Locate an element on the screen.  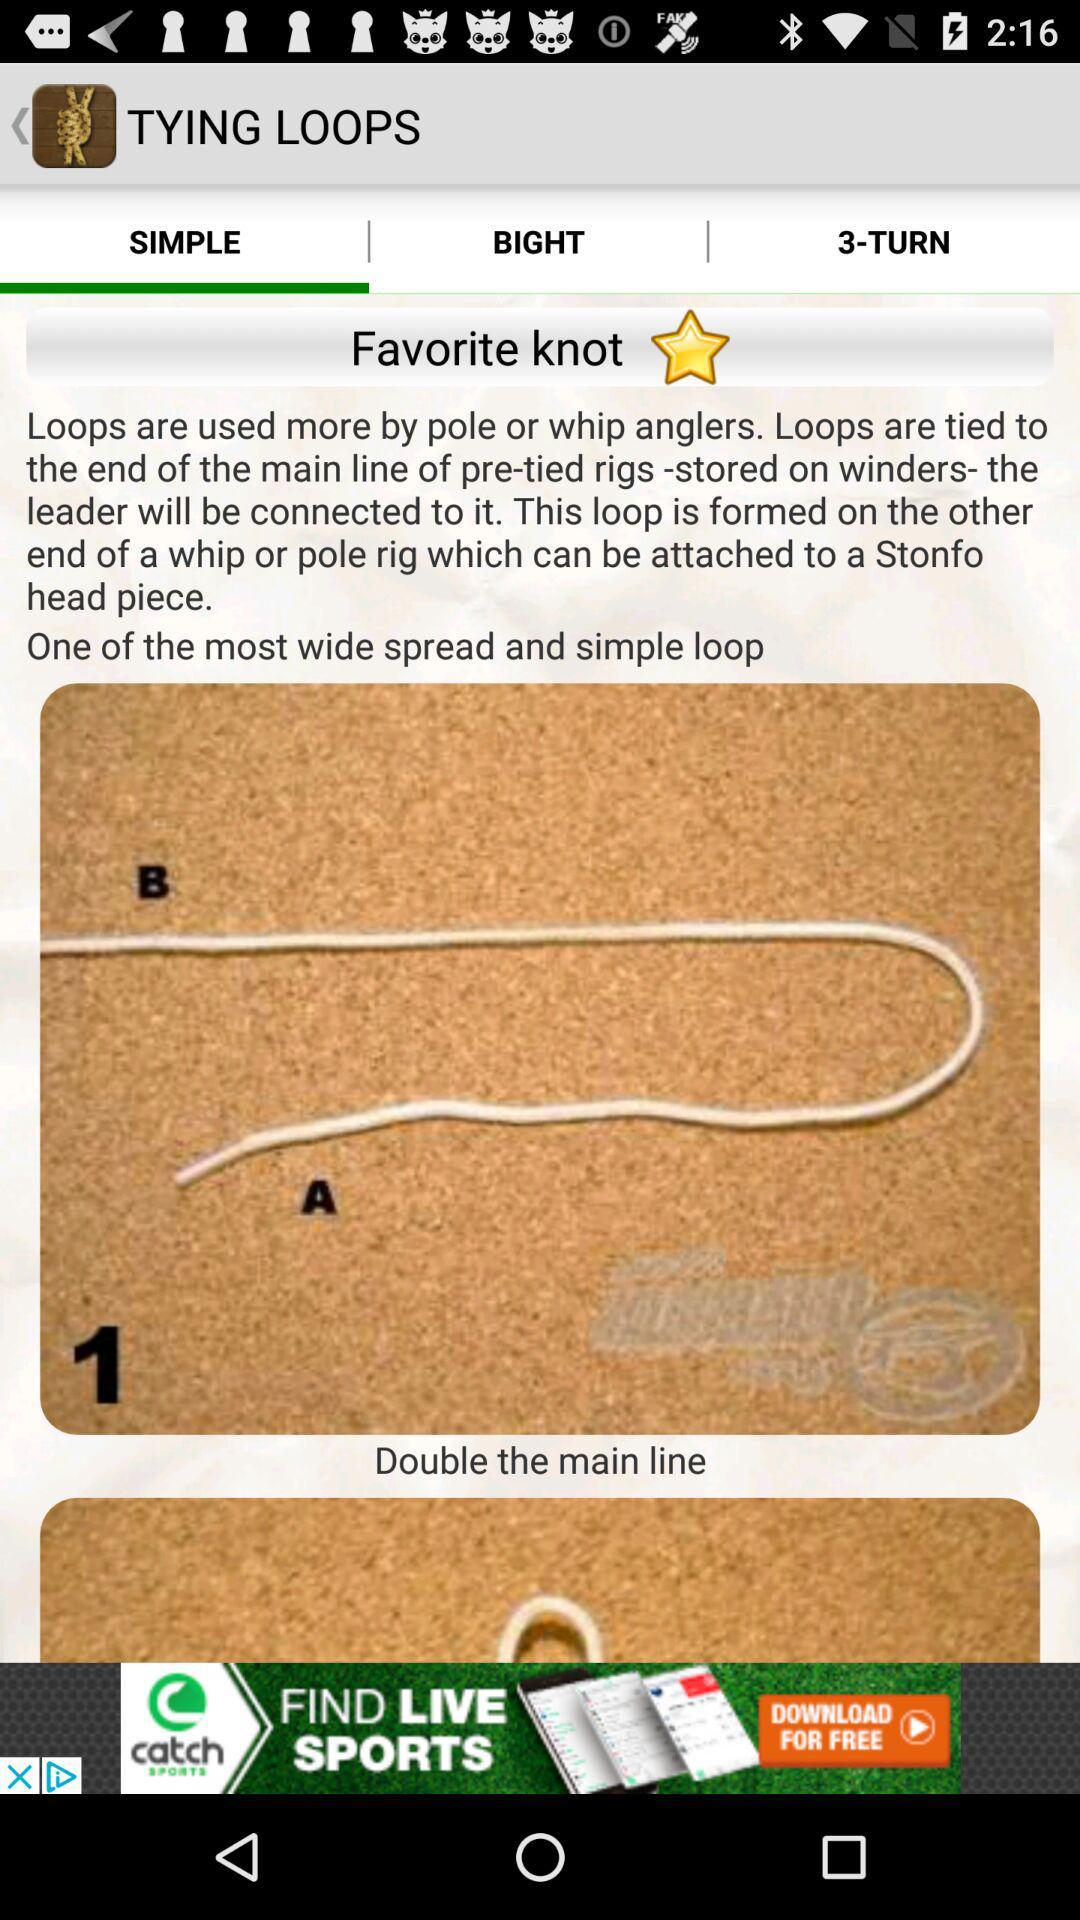
adverisment is located at coordinates (540, 1727).